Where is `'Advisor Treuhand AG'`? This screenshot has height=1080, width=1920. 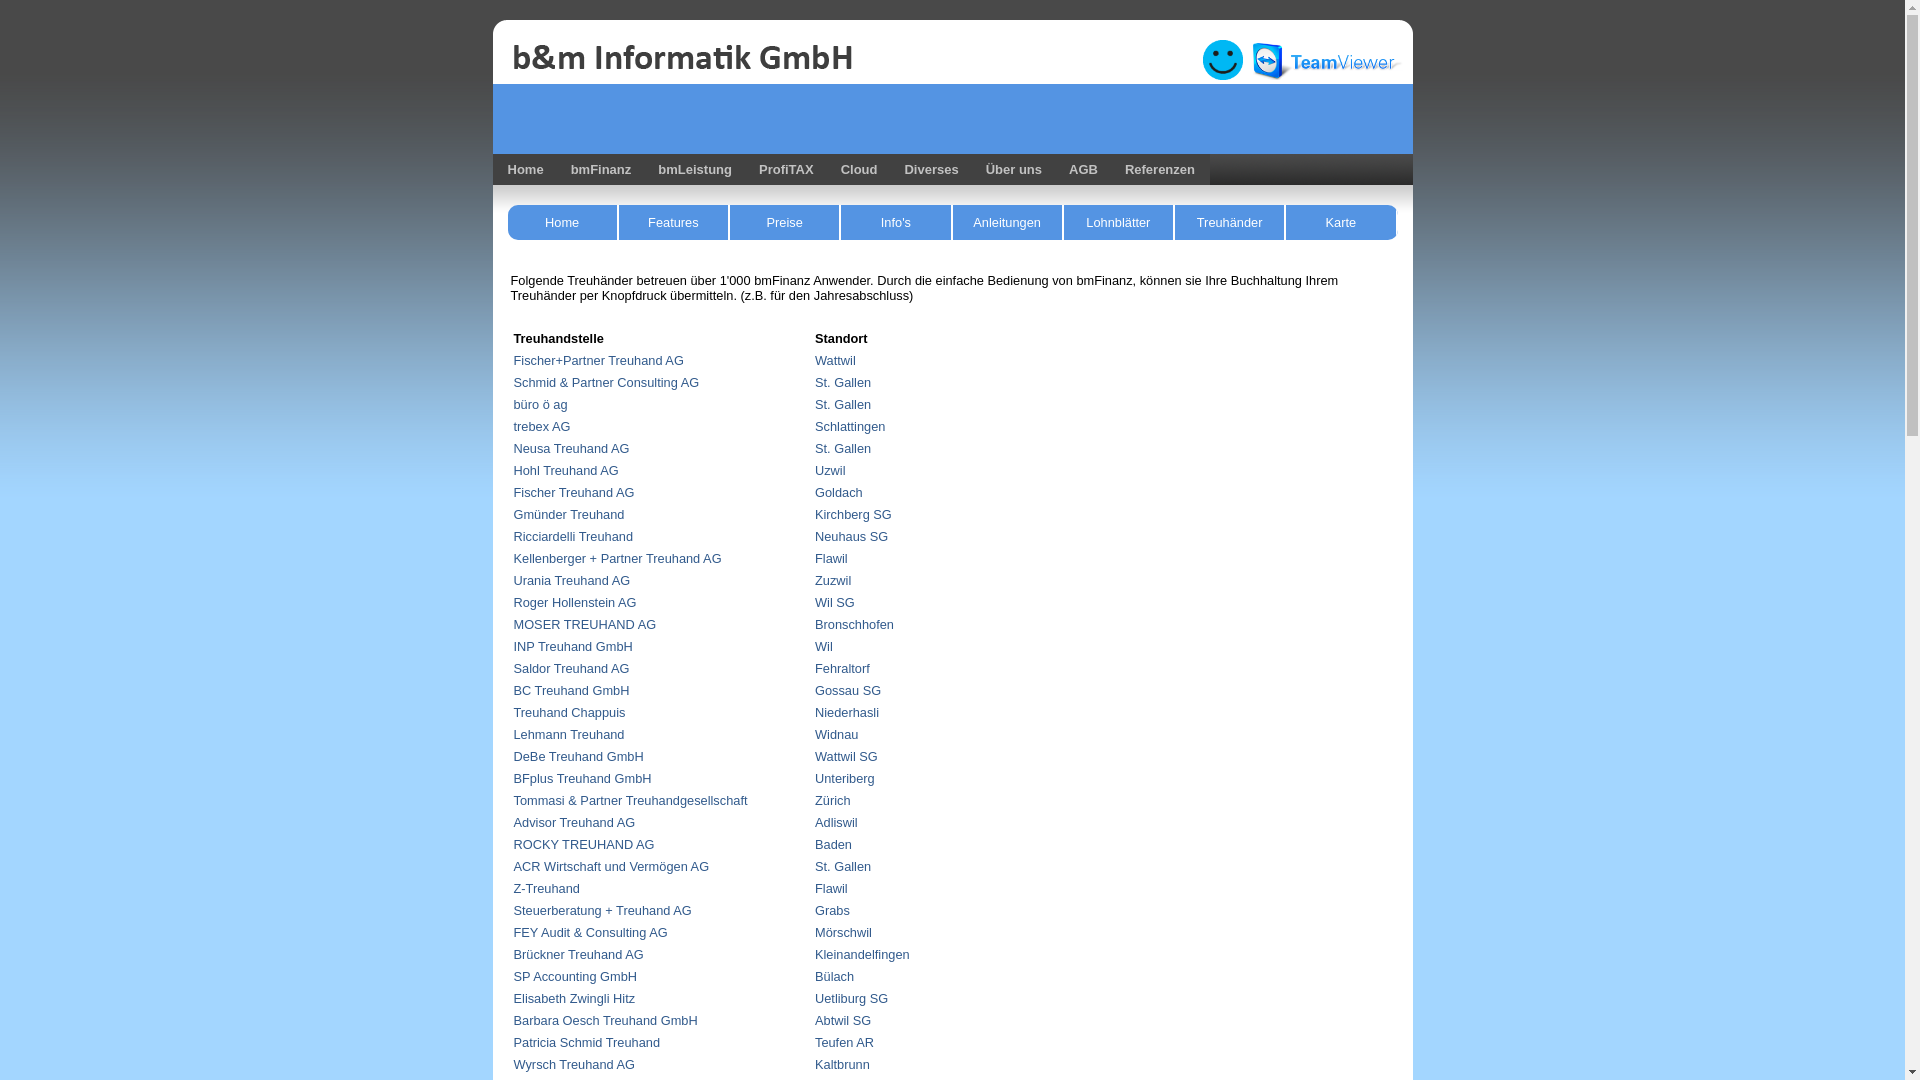 'Advisor Treuhand AG' is located at coordinates (574, 822).